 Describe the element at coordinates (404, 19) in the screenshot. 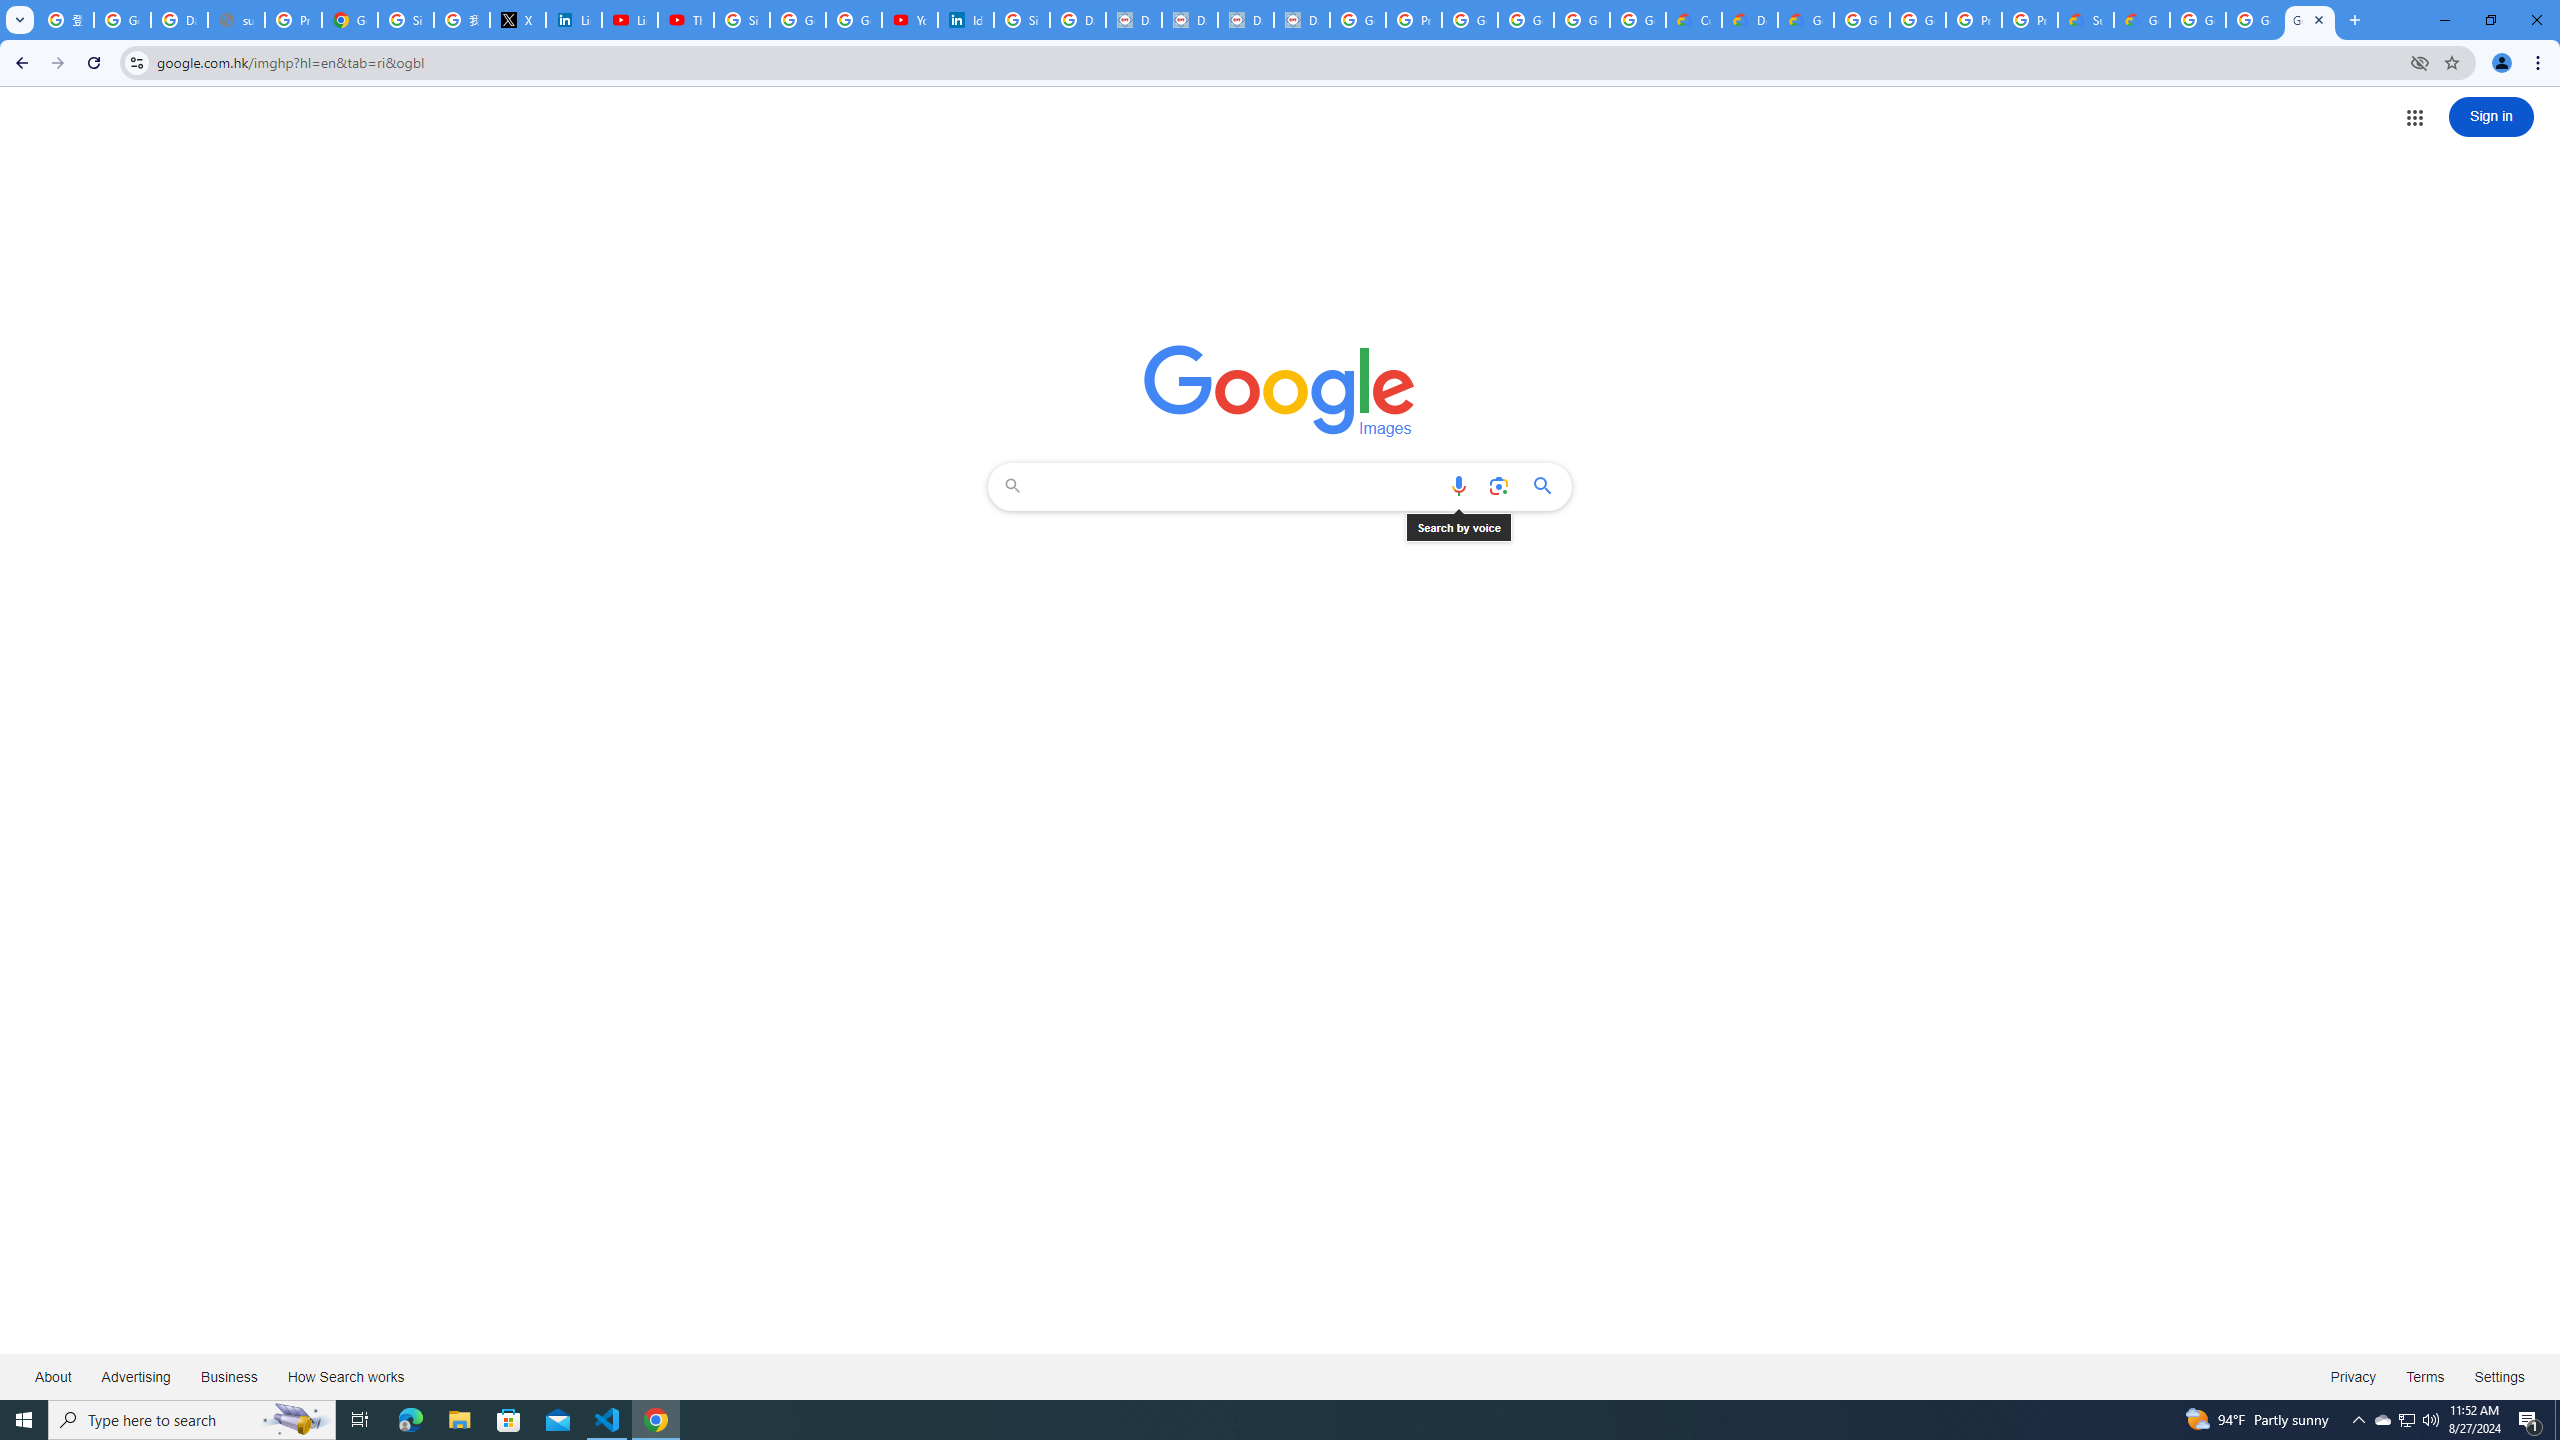

I see `'Sign in - Google Accounts'` at that location.